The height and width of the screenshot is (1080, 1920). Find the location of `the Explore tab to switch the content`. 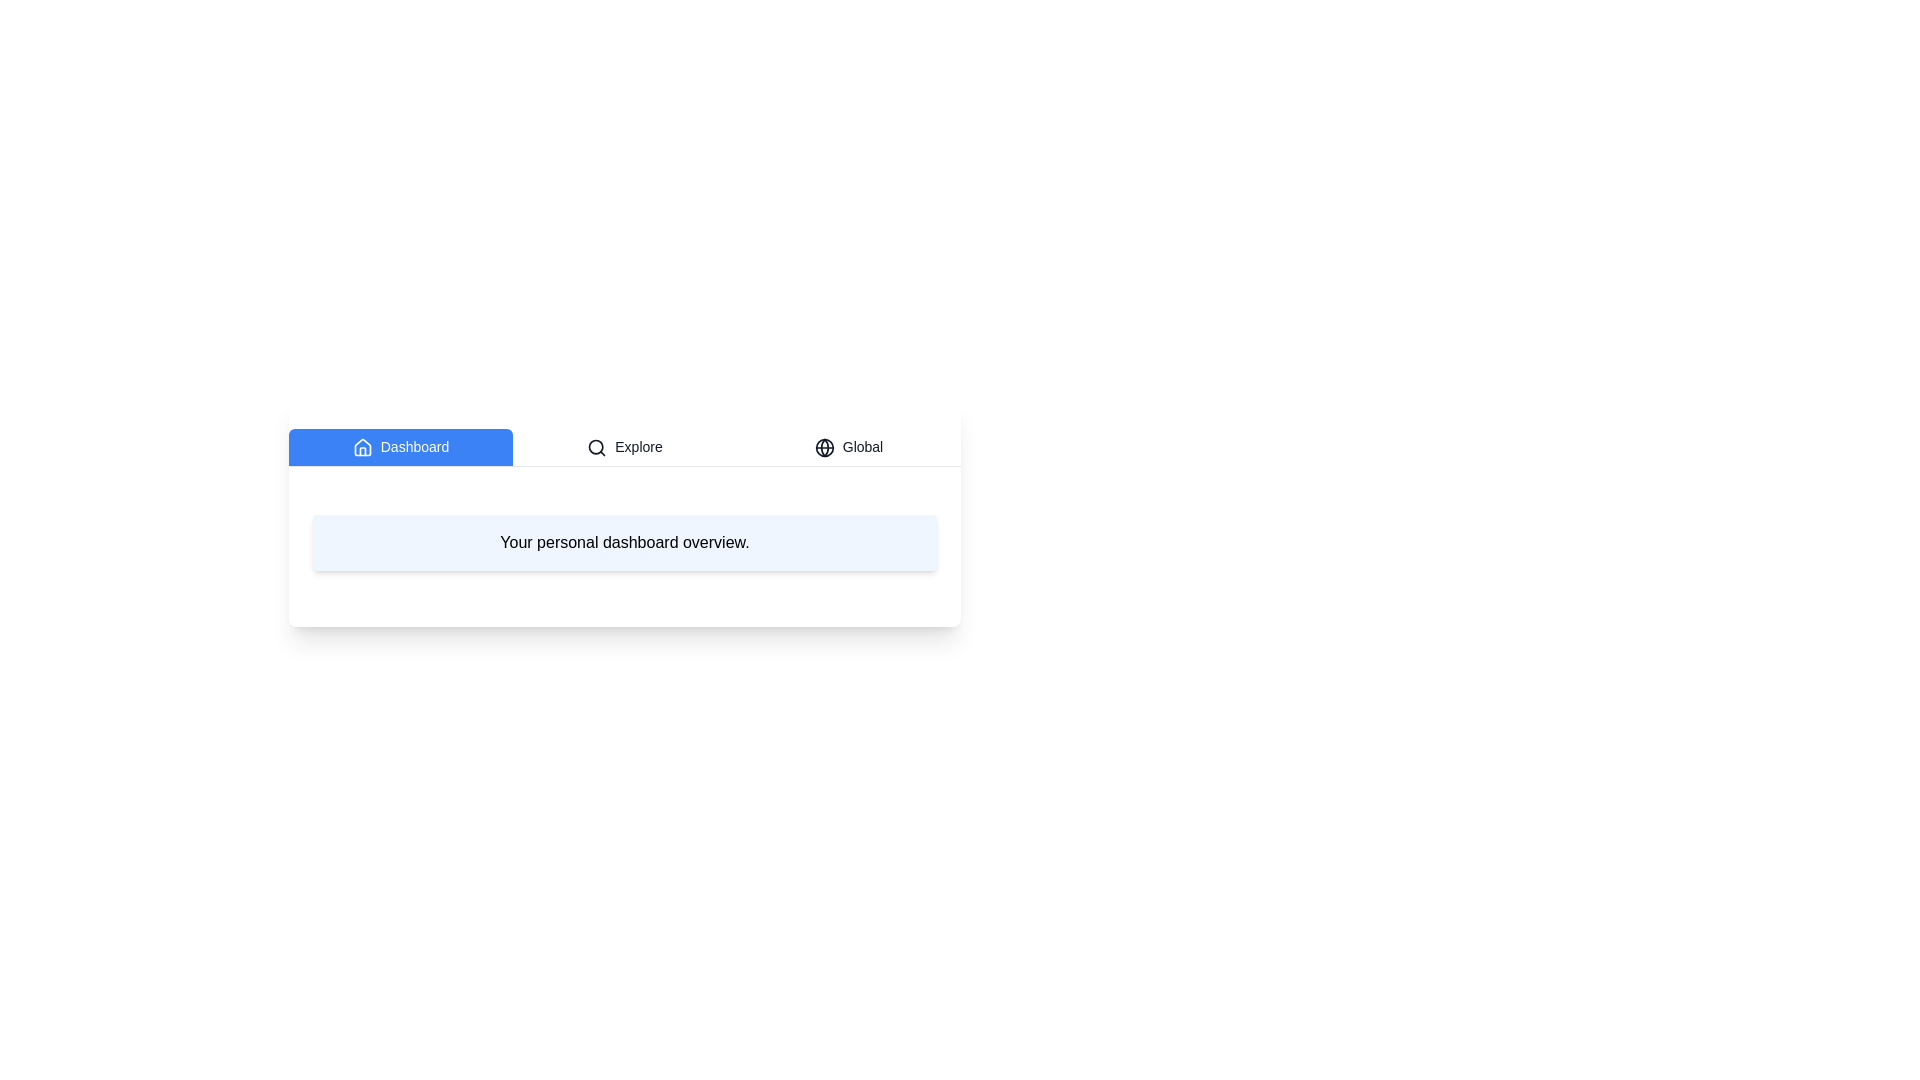

the Explore tab to switch the content is located at coordinates (623, 446).